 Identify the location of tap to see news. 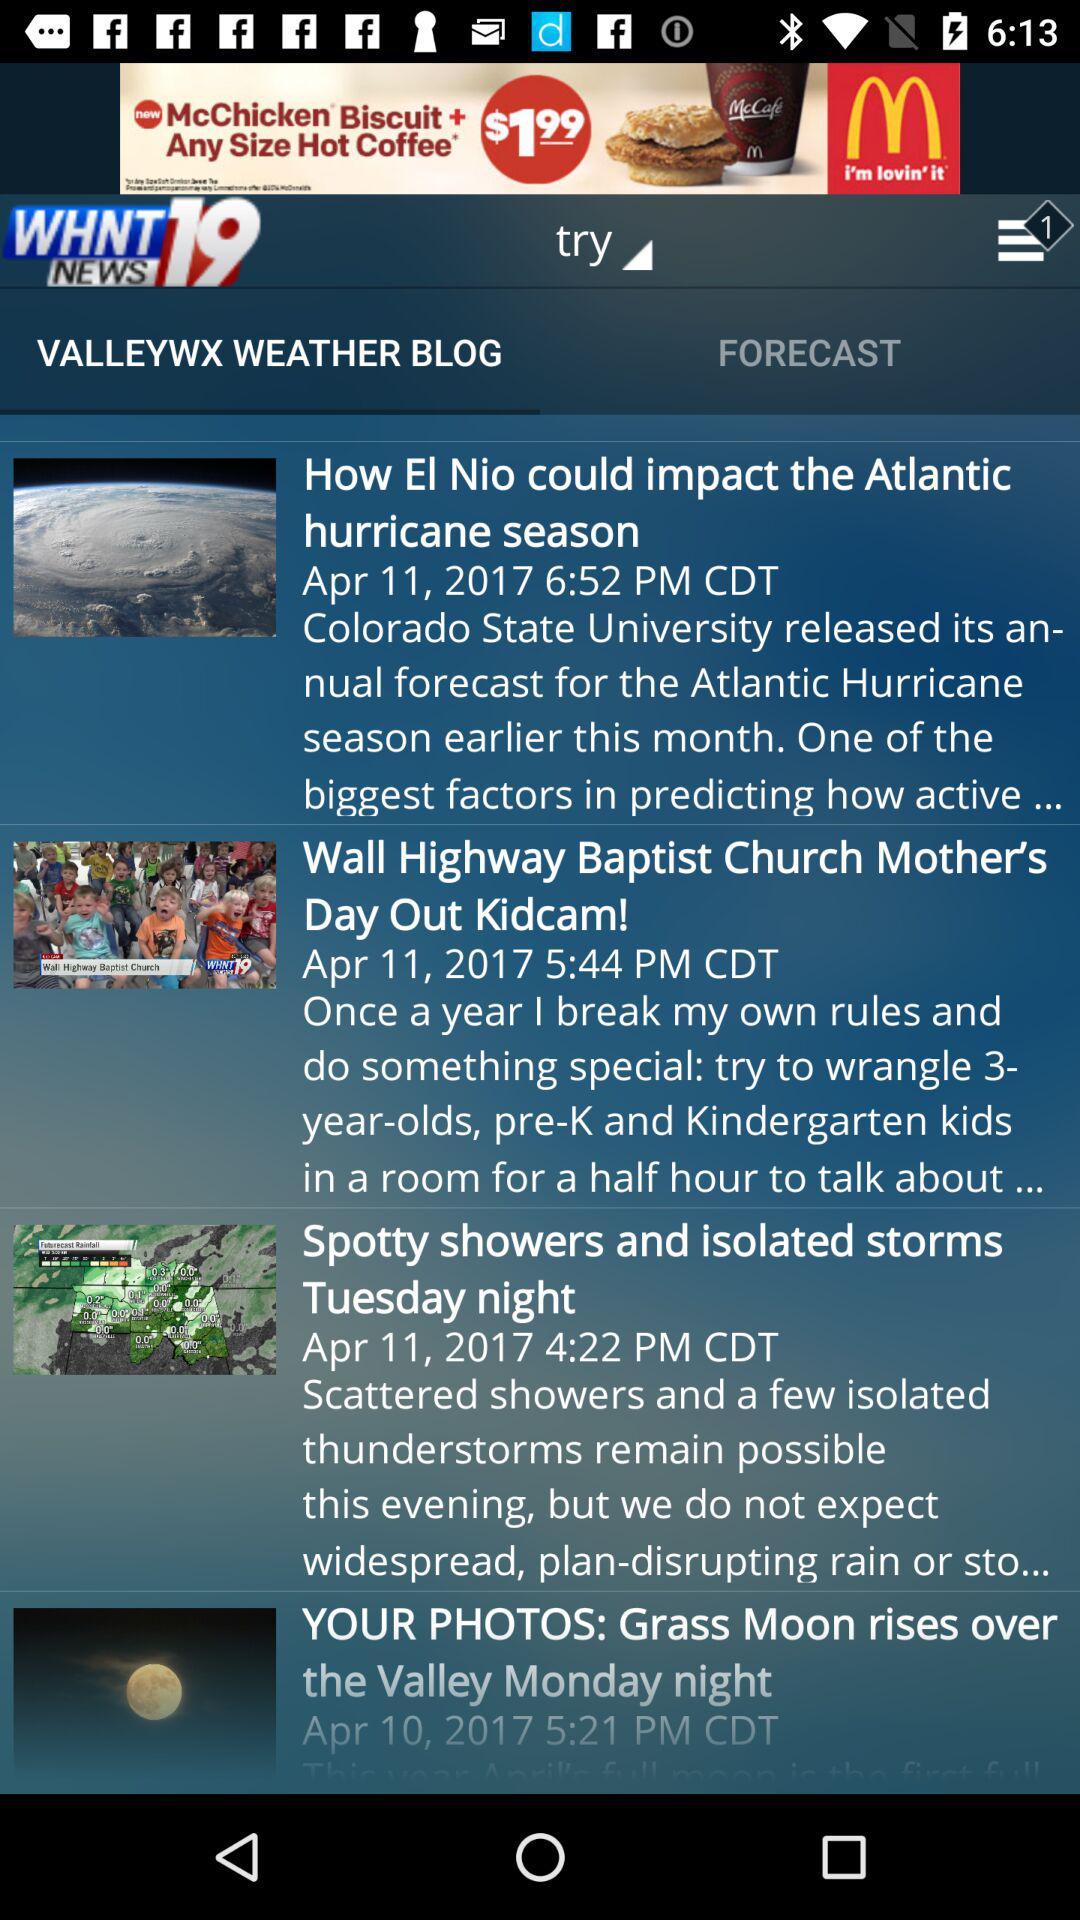
(131, 240).